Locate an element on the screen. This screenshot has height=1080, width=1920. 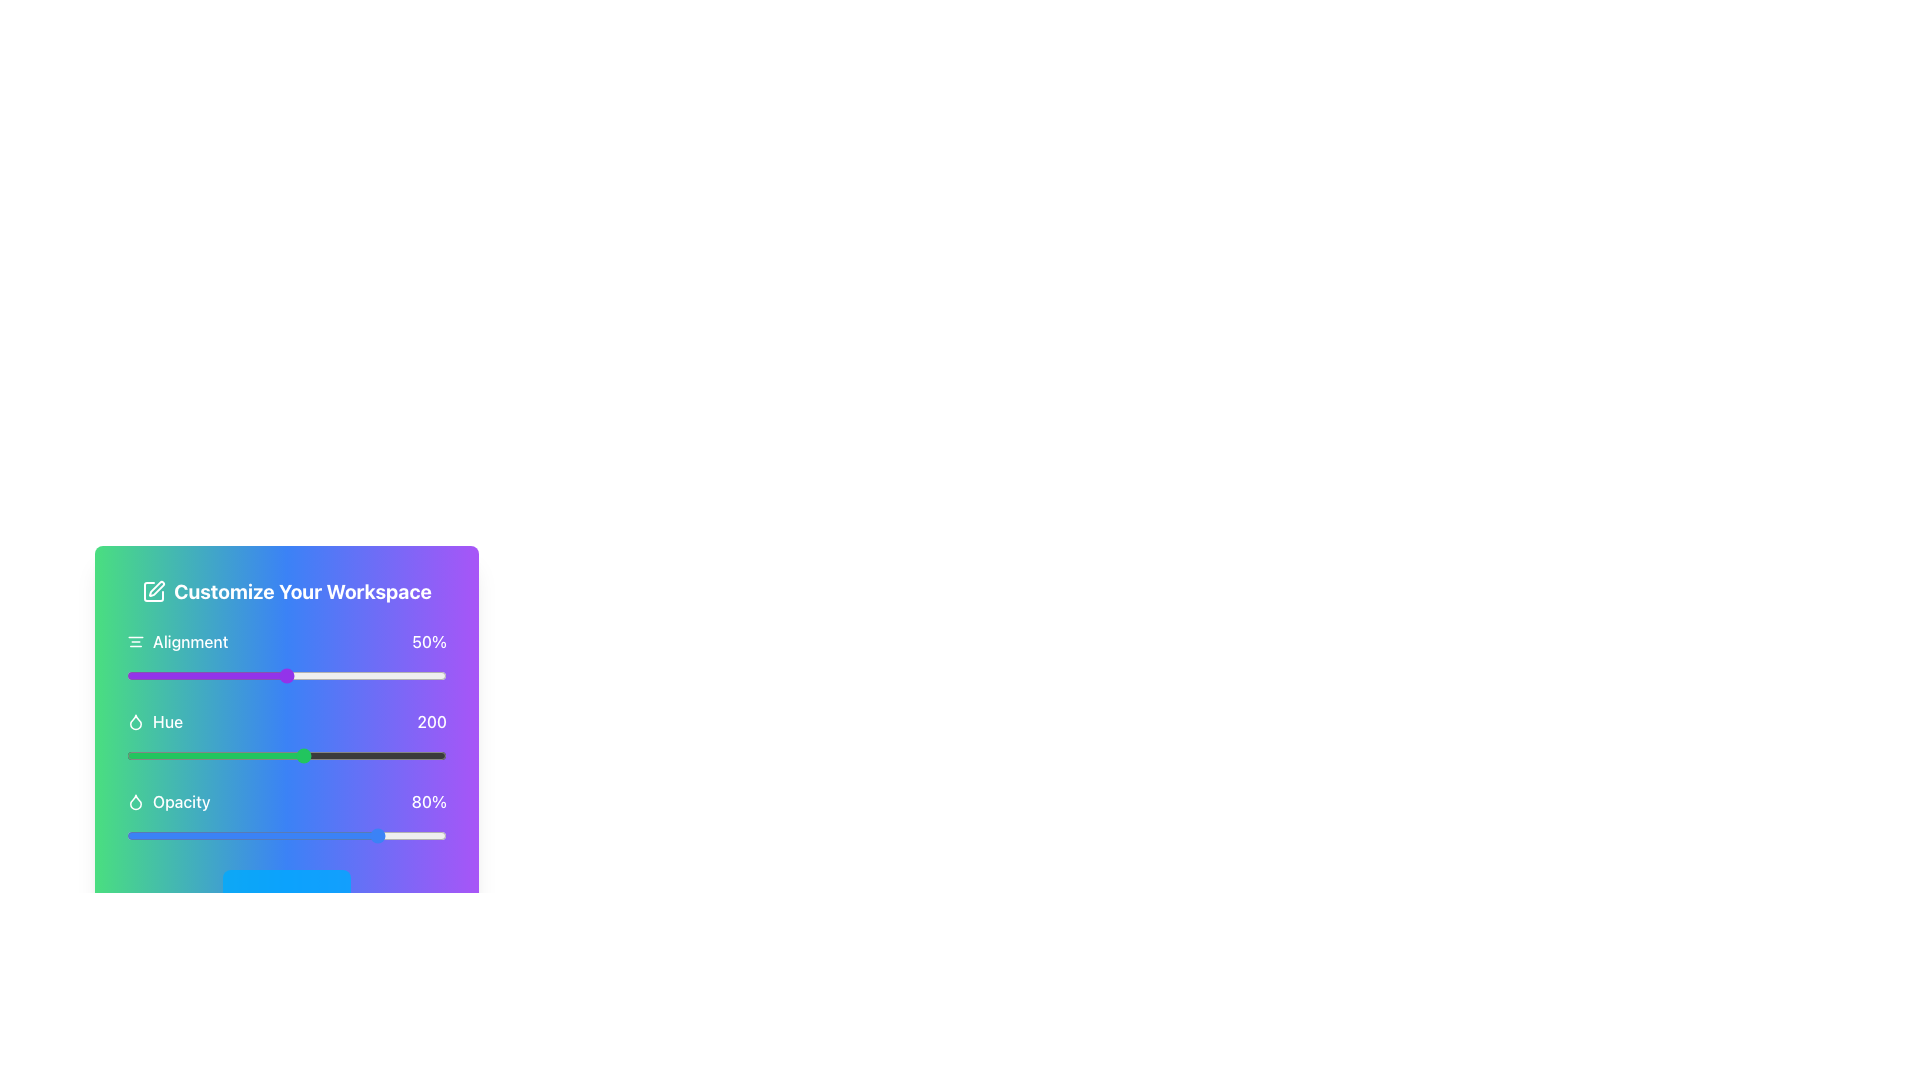
the droplet icon representing opacity, which is located adjacent to the text 'Opacity' in the lower portion of the interface is located at coordinates (134, 801).